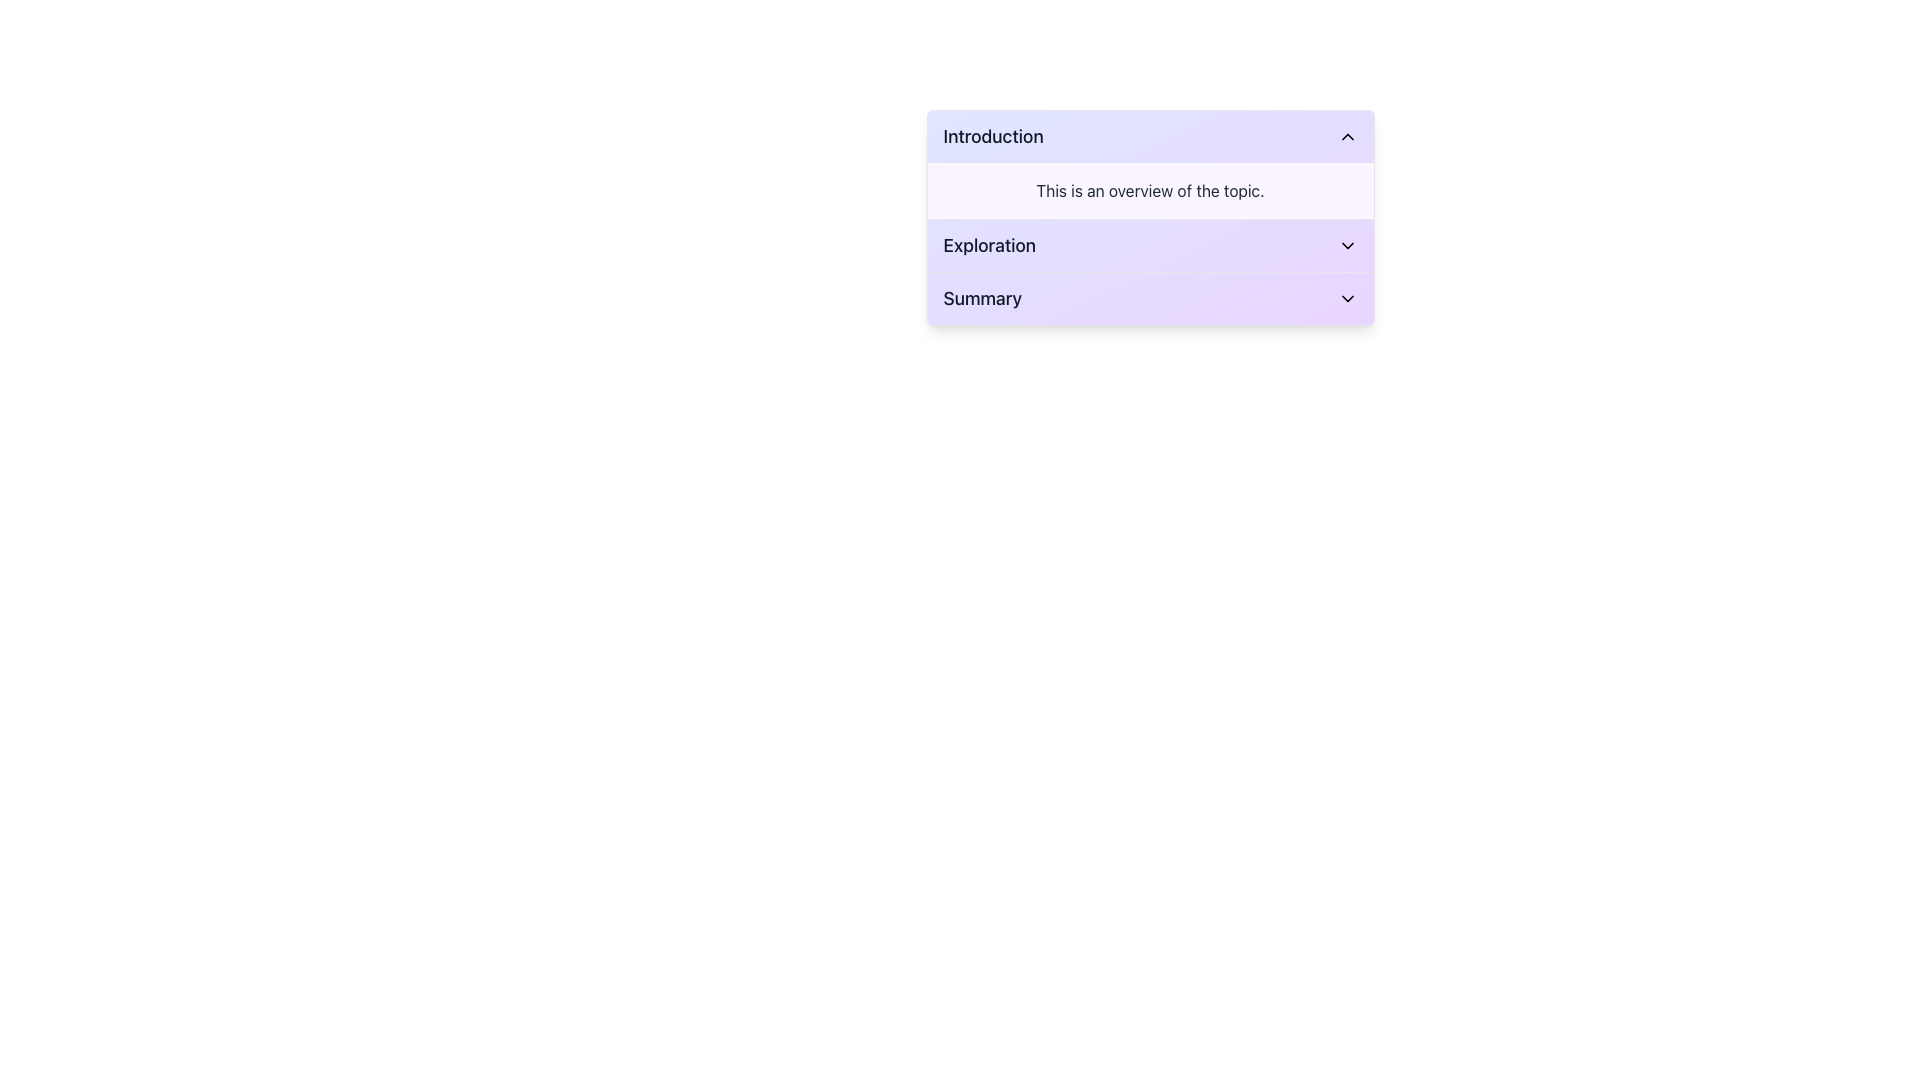  What do you see at coordinates (1347, 136) in the screenshot?
I see `the chevron icon located at the rightmost side of the 'Introduction' section header` at bounding box center [1347, 136].